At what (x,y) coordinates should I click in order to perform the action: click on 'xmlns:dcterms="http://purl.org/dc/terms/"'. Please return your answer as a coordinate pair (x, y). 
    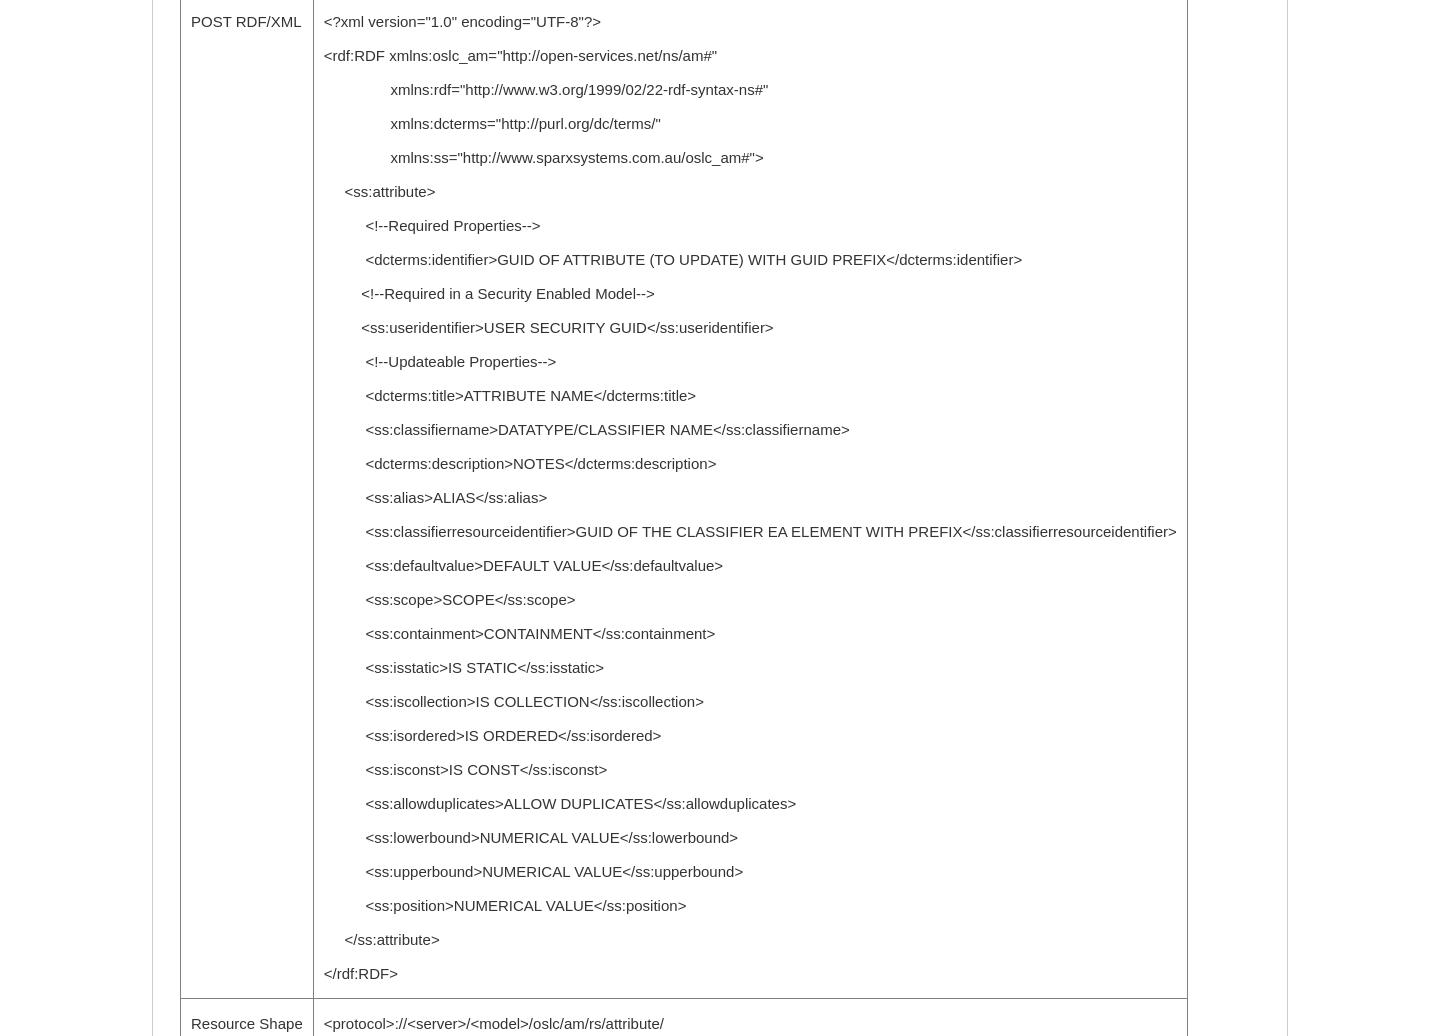
    Looking at the image, I should click on (490, 123).